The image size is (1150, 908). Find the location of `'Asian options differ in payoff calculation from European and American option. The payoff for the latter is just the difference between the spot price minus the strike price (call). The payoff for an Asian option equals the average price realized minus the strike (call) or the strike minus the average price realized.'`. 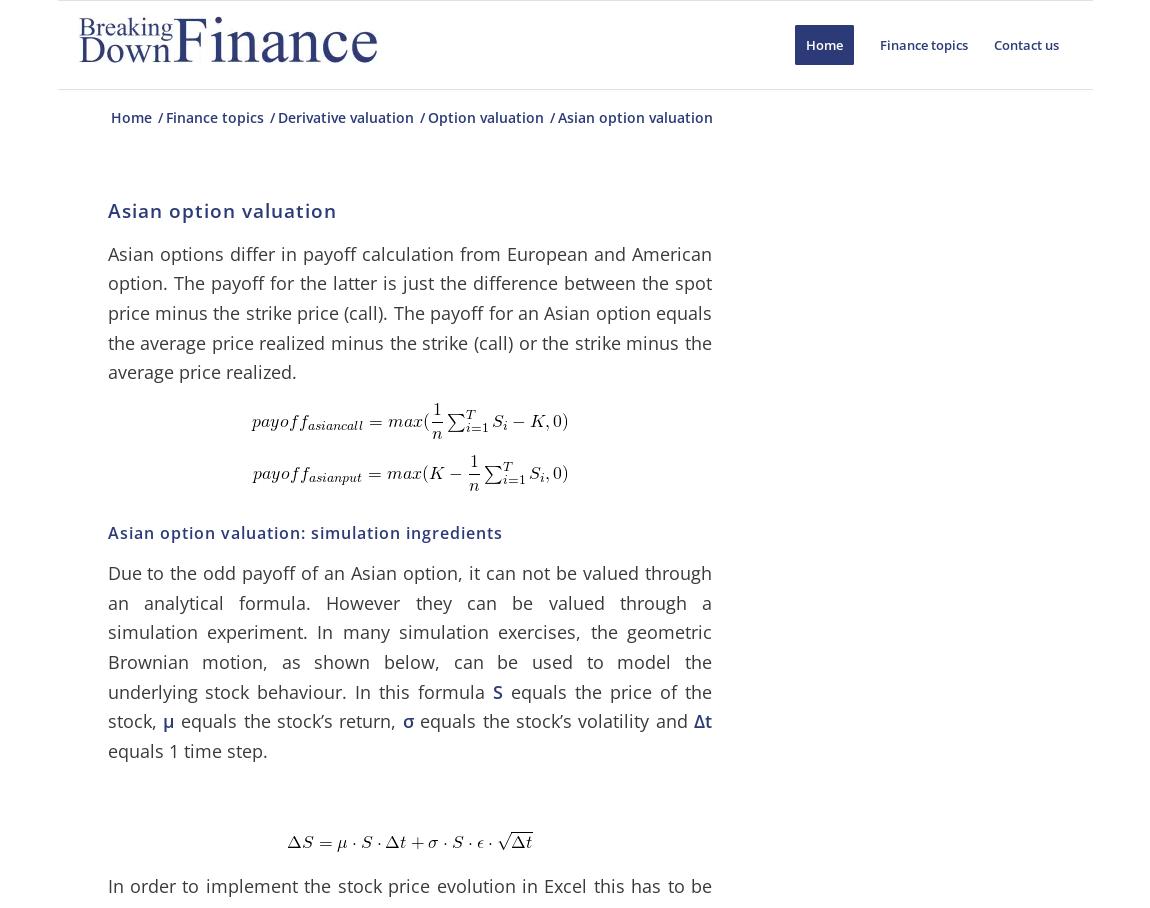

'Asian options differ in payoff calculation from European and American option. The payoff for the latter is just the difference between the spot price minus the strike price (call). The payoff for an Asian option equals the average price realized minus the strike (call) or the strike minus the average price realized.' is located at coordinates (409, 311).